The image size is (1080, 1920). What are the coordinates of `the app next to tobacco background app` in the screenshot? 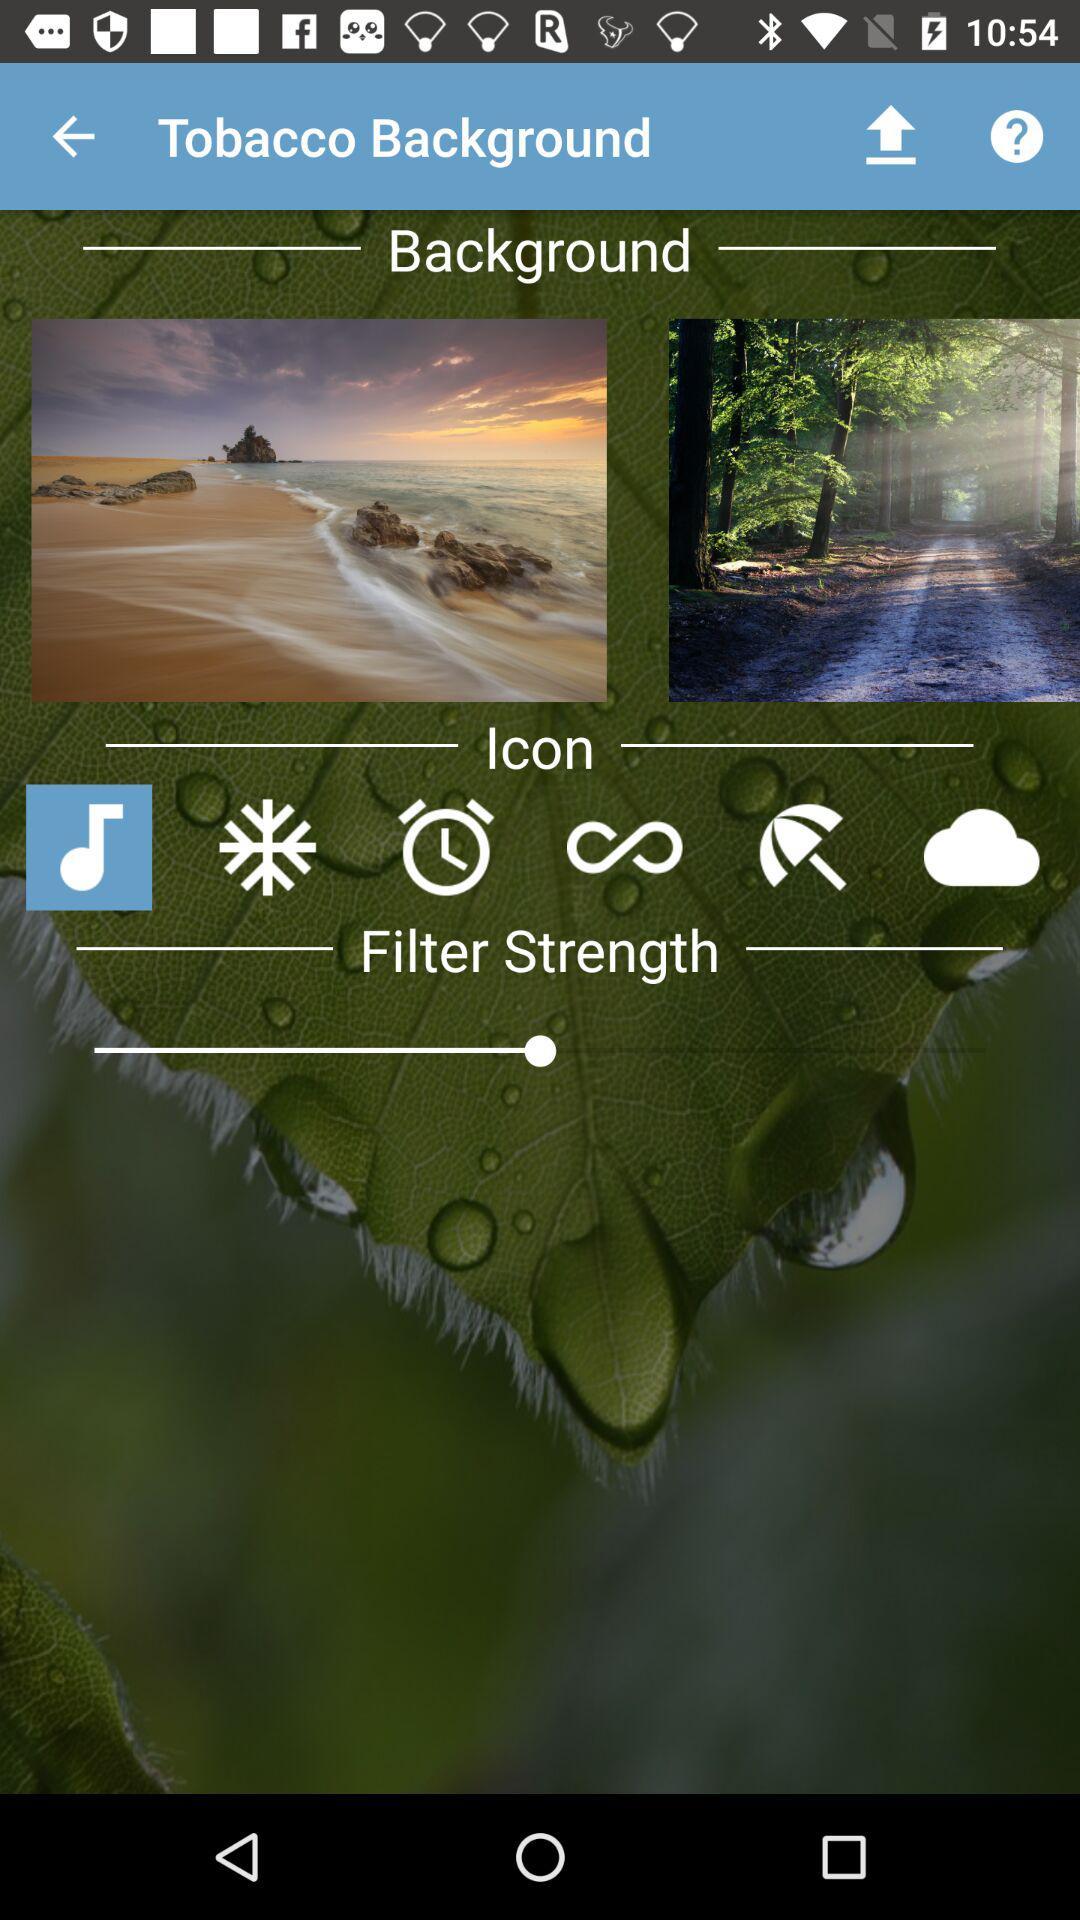 It's located at (72, 135).